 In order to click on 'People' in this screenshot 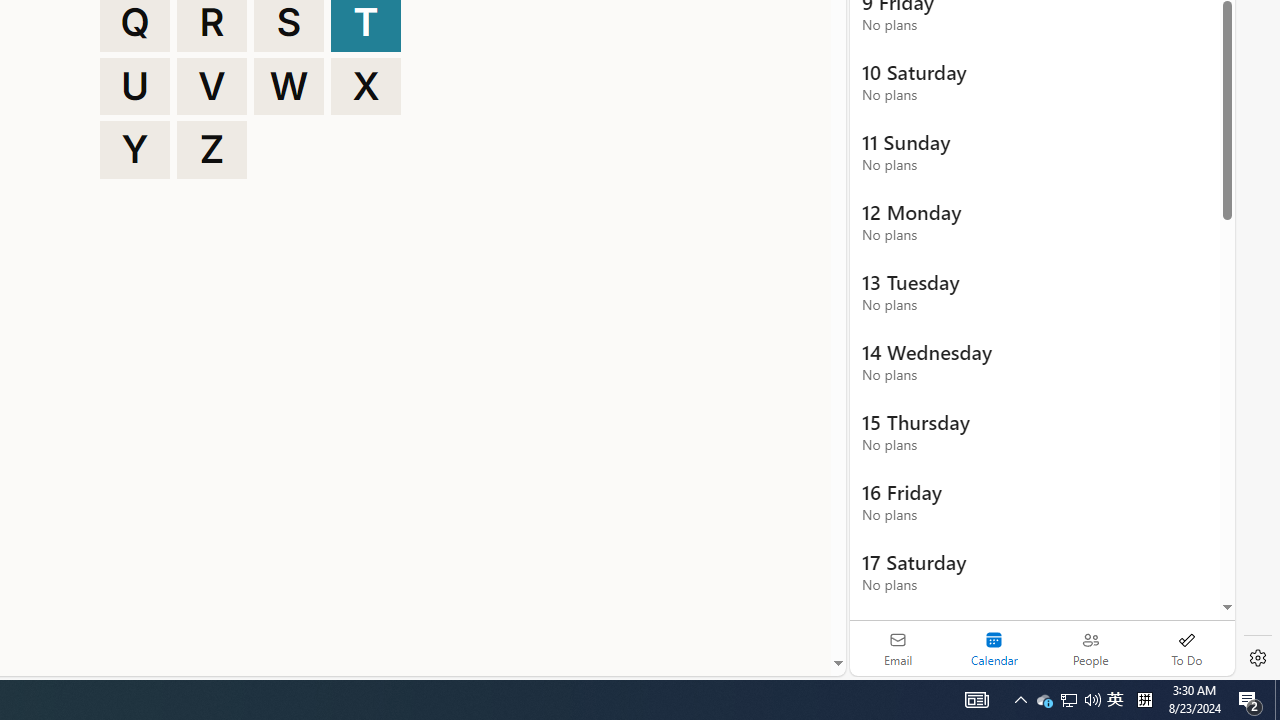, I will do `click(1089, 648)`.